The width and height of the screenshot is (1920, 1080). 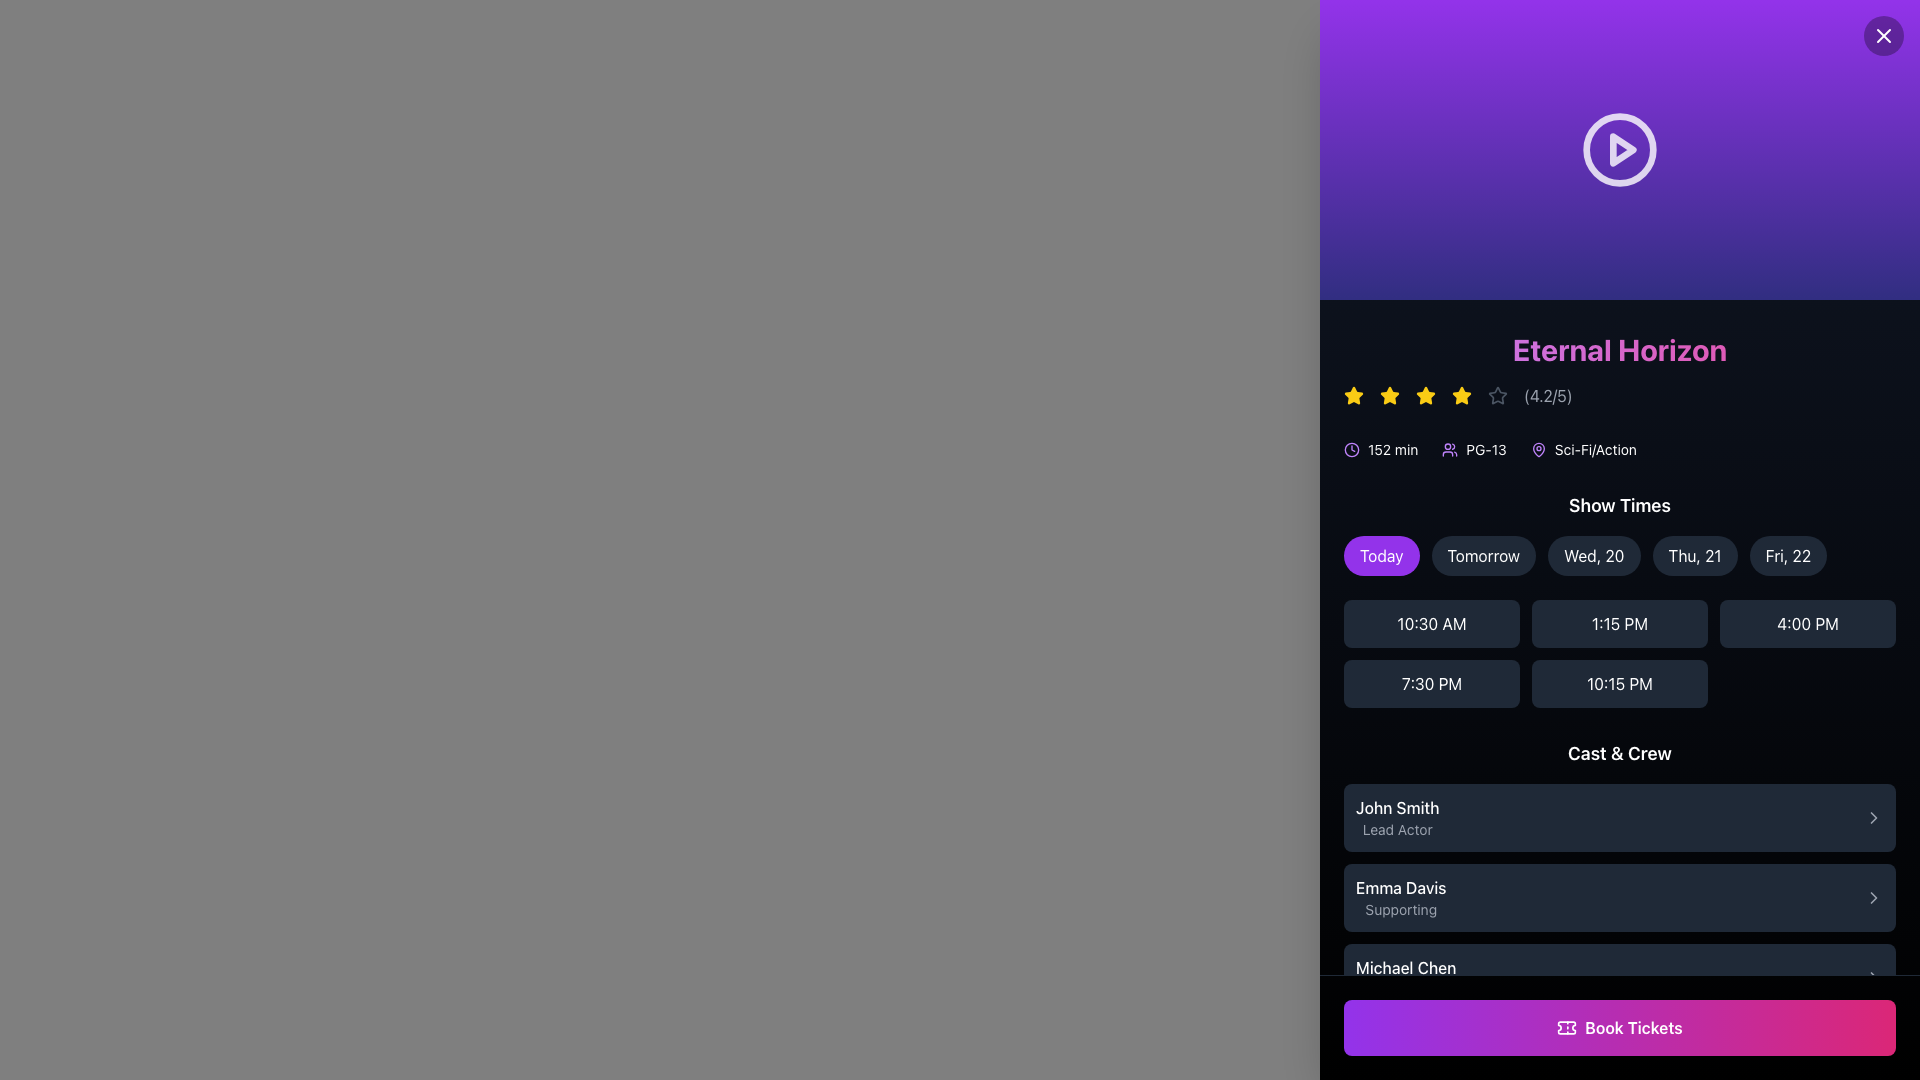 I want to click on the button labeled 'Wed, 20', so click(x=1593, y=555).